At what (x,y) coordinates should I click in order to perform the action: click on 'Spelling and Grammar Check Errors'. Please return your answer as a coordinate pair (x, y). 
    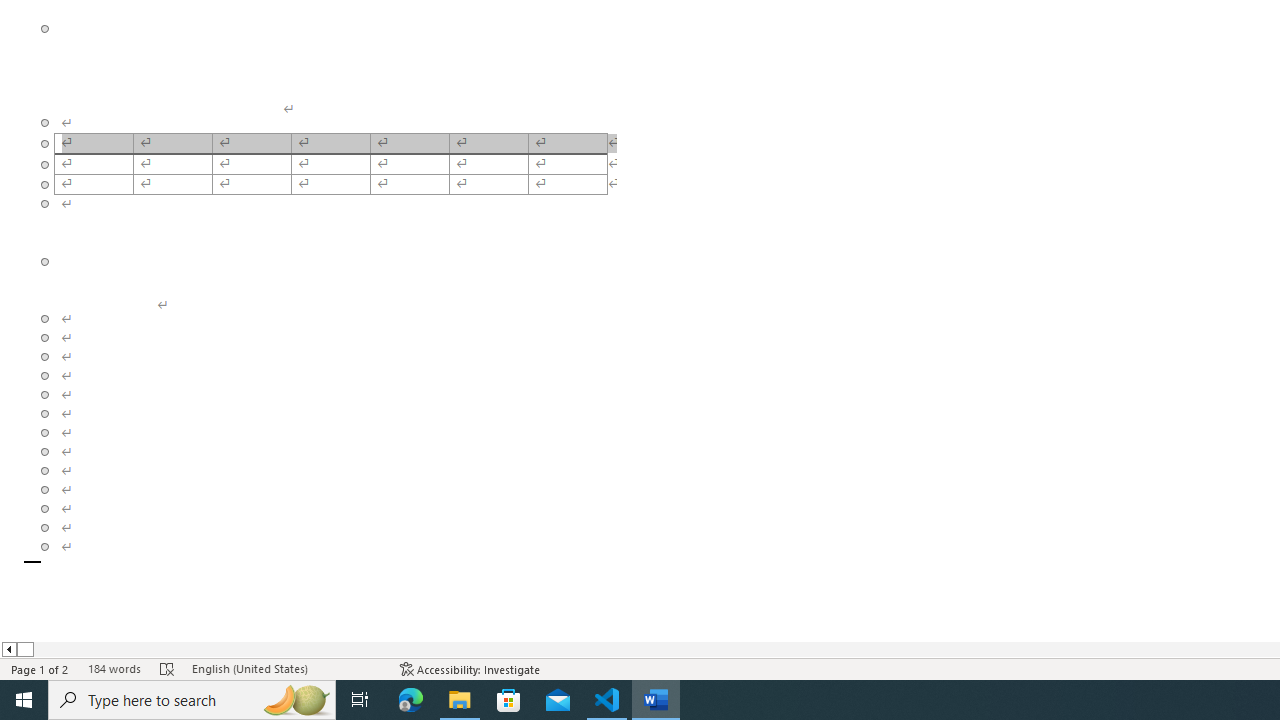
    Looking at the image, I should click on (168, 669).